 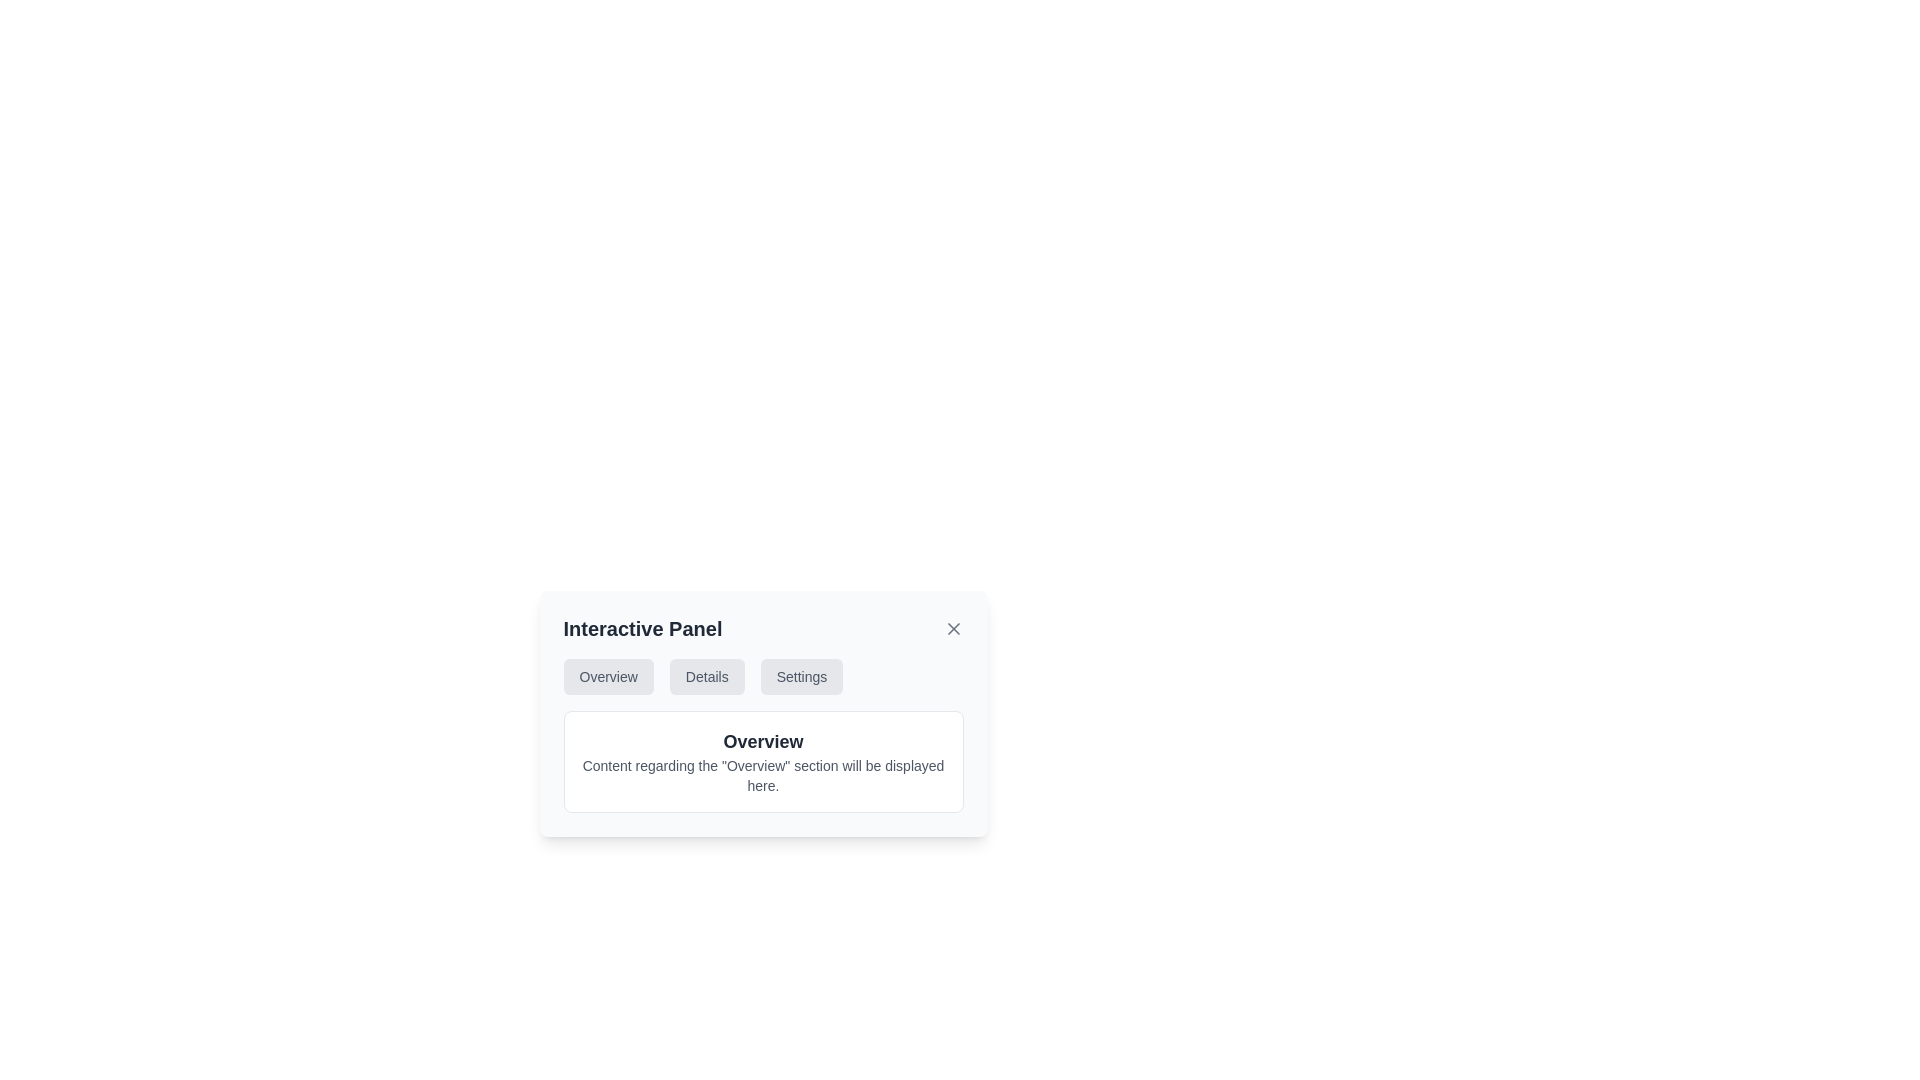 What do you see at coordinates (762, 774) in the screenshot?
I see `the text label that reads 'Content regarding the "Overview" section will be displayed here.', located beneath the 'Overview' title` at bounding box center [762, 774].